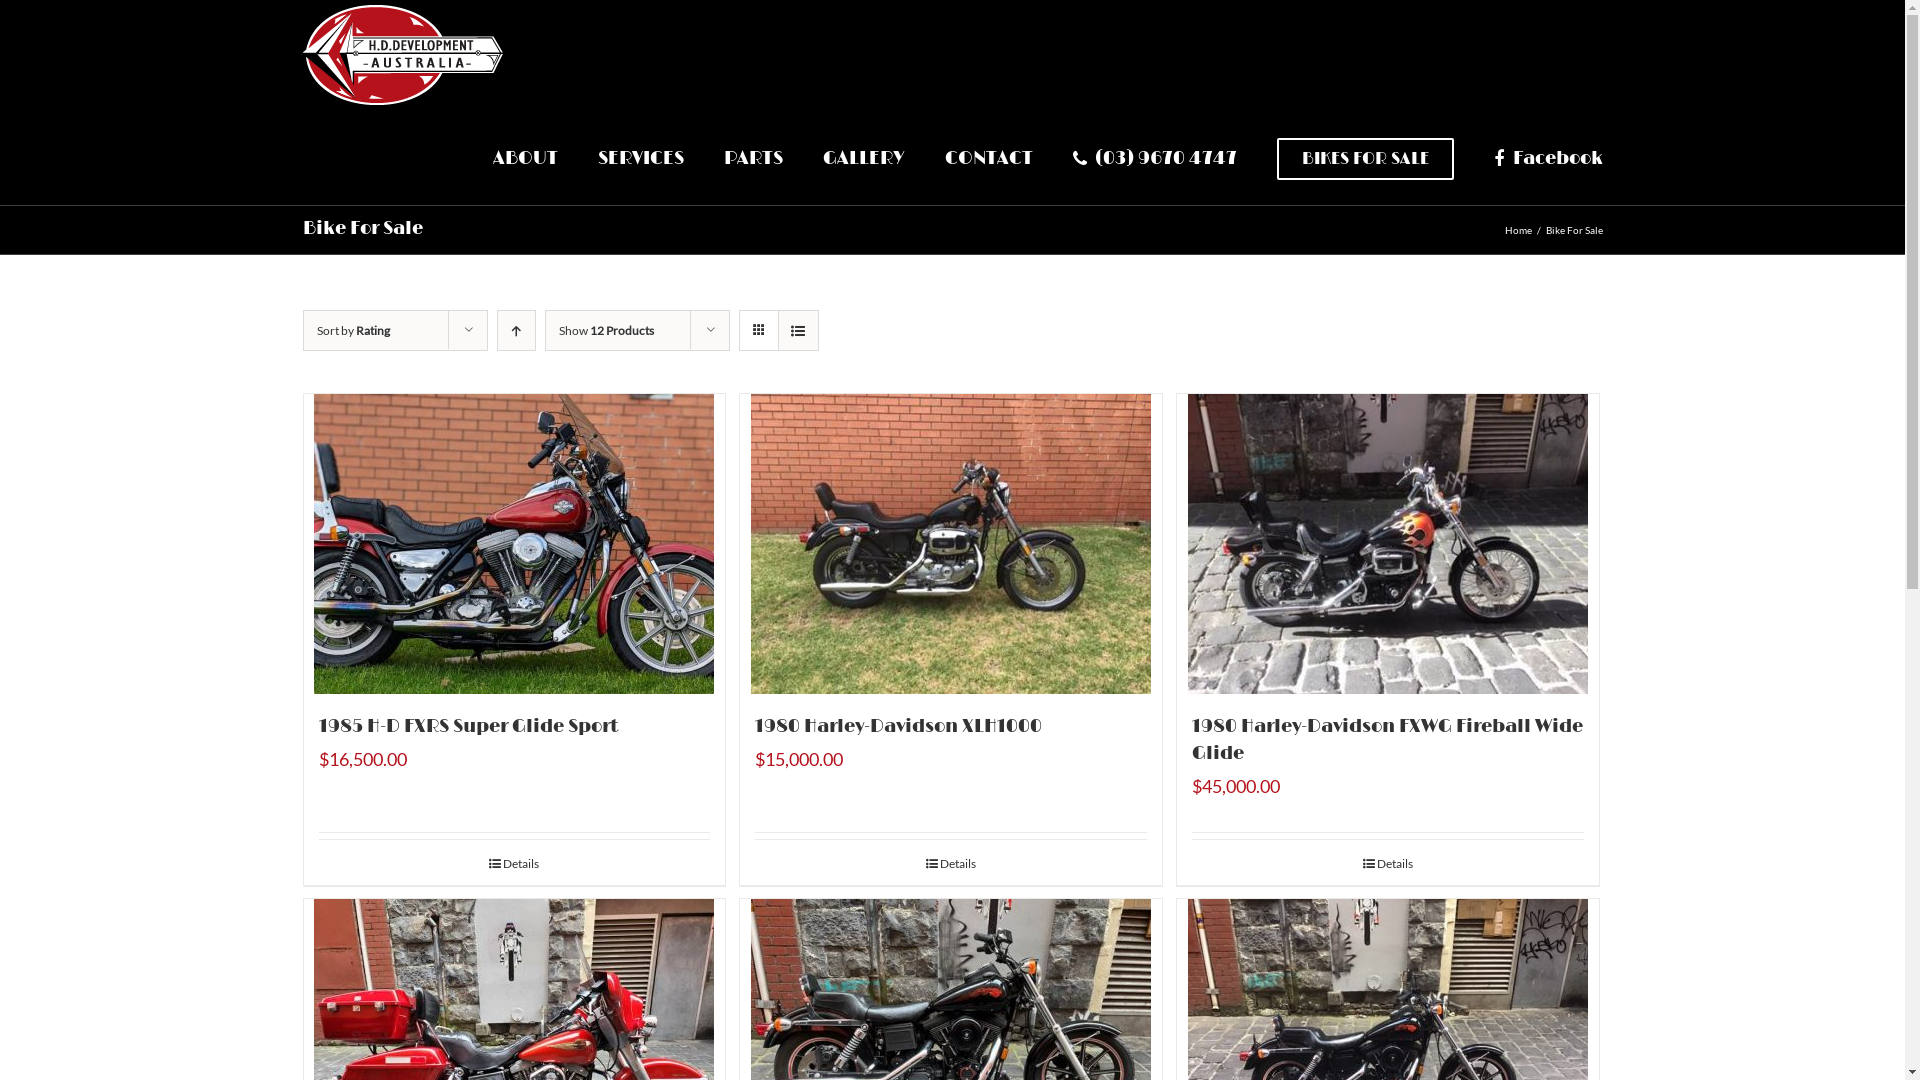  What do you see at coordinates (466, 726) in the screenshot?
I see `'1985 H-D FXRS Super Glide Sport'` at bounding box center [466, 726].